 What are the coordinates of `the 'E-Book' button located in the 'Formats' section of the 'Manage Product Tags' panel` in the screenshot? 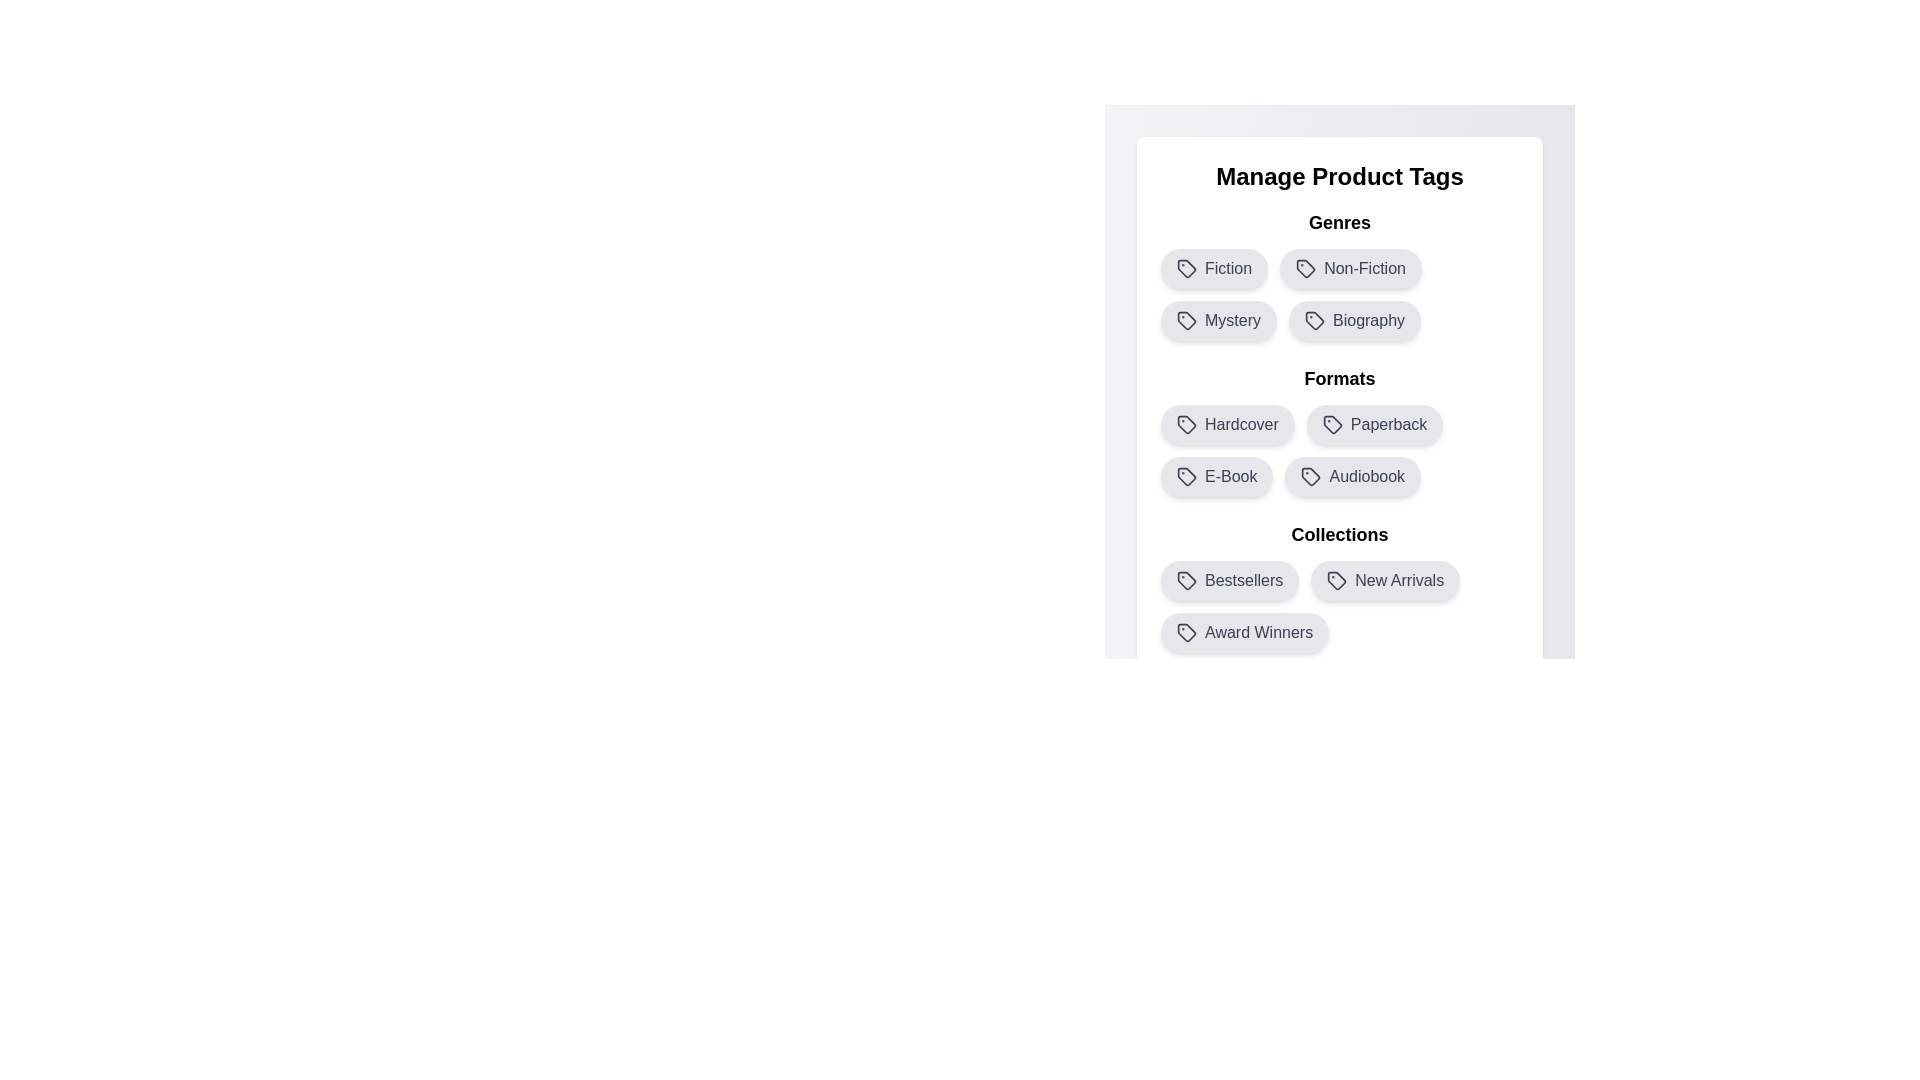 It's located at (1216, 477).